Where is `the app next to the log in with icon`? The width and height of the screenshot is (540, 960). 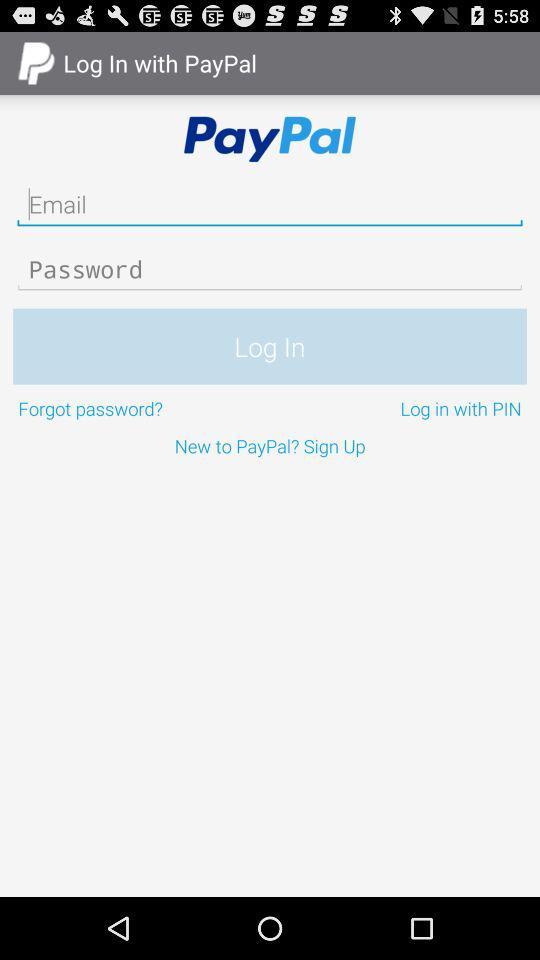 the app next to the log in with icon is located at coordinates (140, 407).